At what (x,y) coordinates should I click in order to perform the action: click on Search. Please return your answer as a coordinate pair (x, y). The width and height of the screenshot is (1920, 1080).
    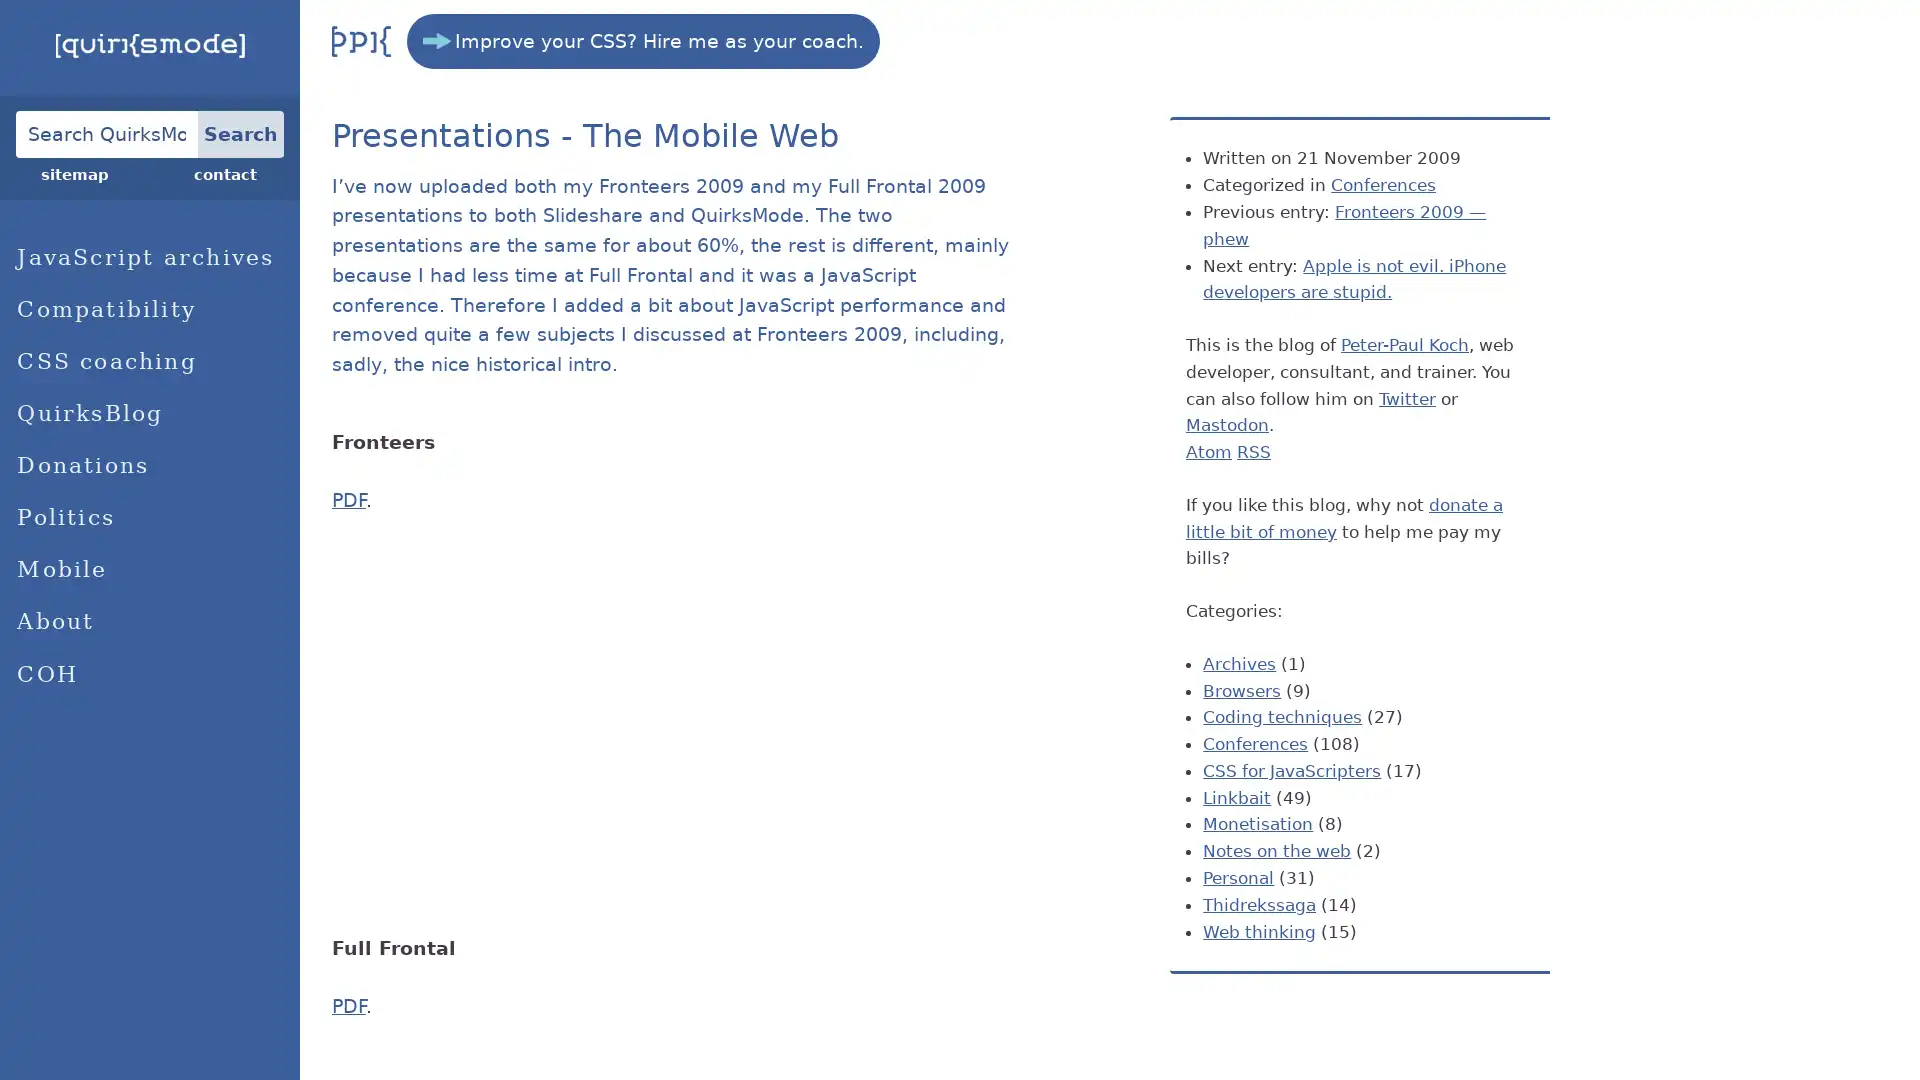
    Looking at the image, I should click on (240, 133).